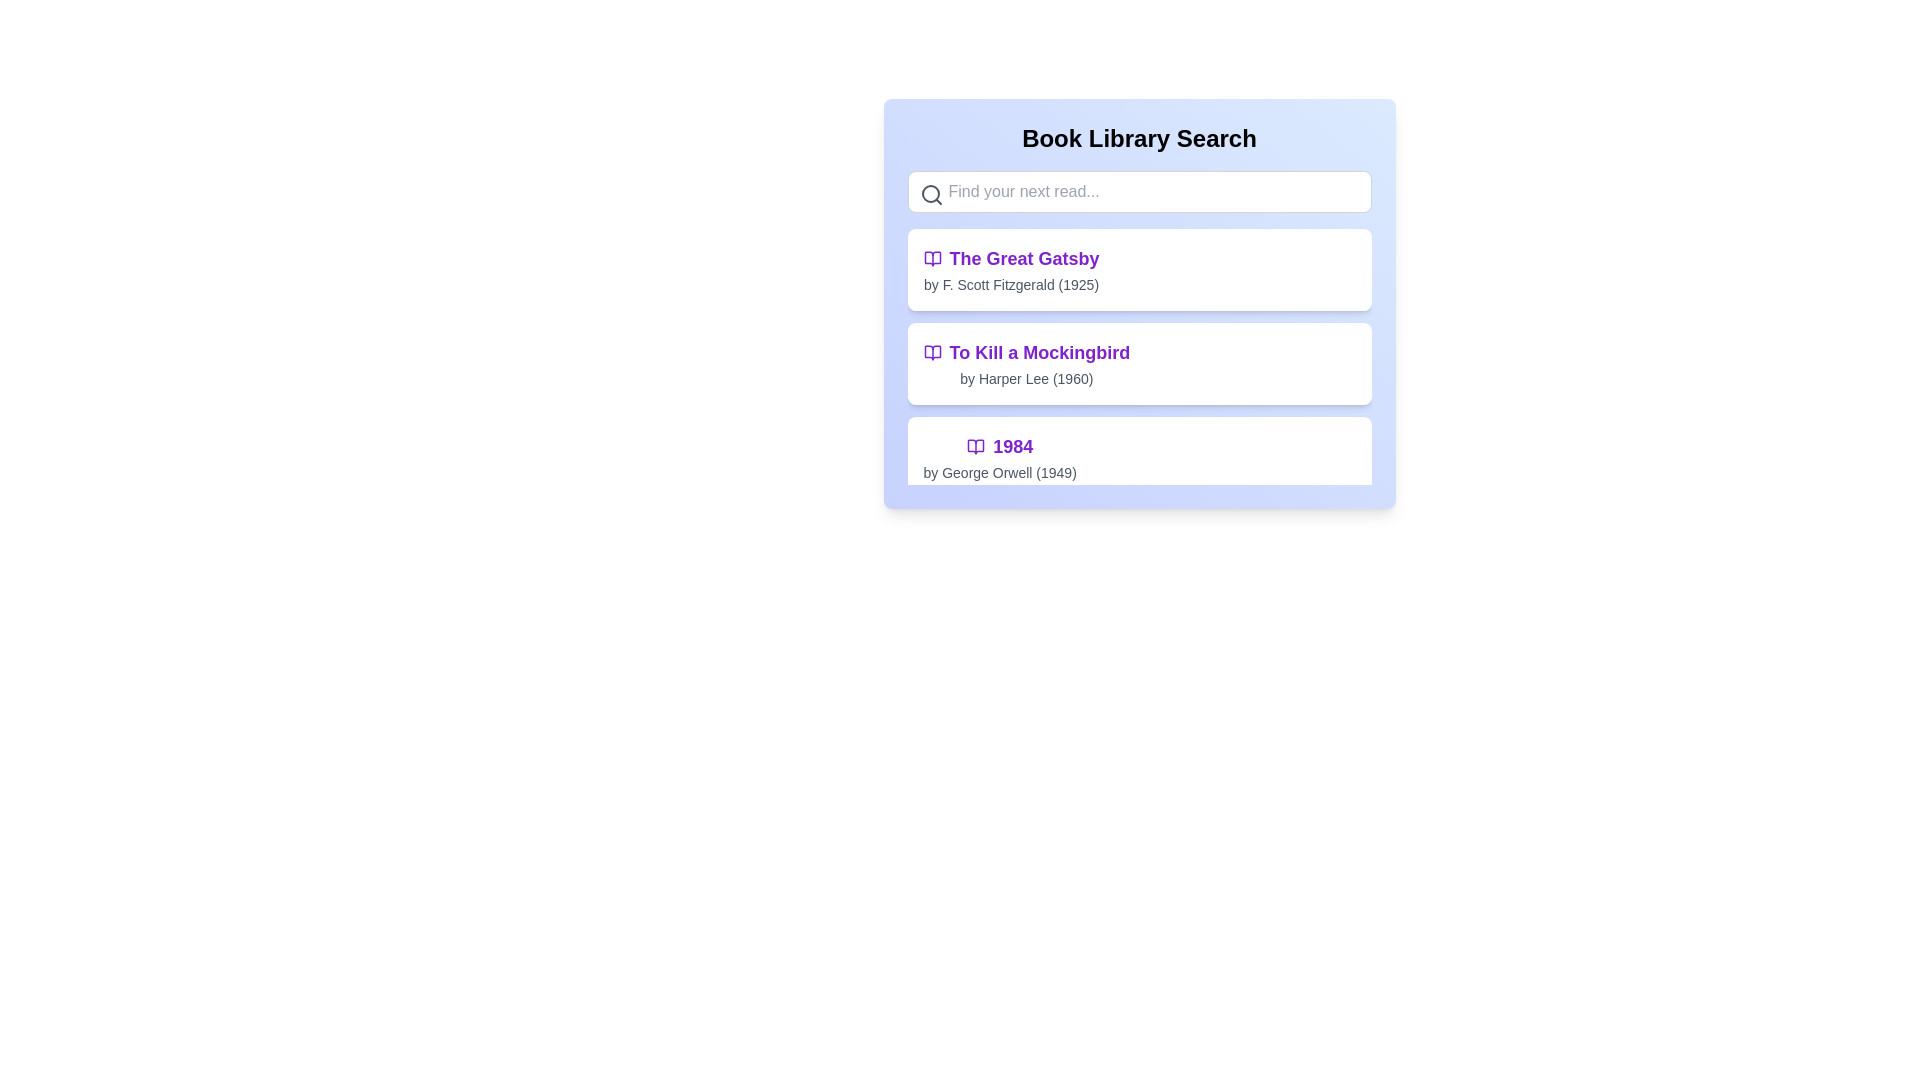  Describe the element at coordinates (1000, 458) in the screenshot. I see `the text label displaying '1984 by George Orwell (1949)' which is styled in bold purple font and located as the third entry in the list of book entries` at that location.